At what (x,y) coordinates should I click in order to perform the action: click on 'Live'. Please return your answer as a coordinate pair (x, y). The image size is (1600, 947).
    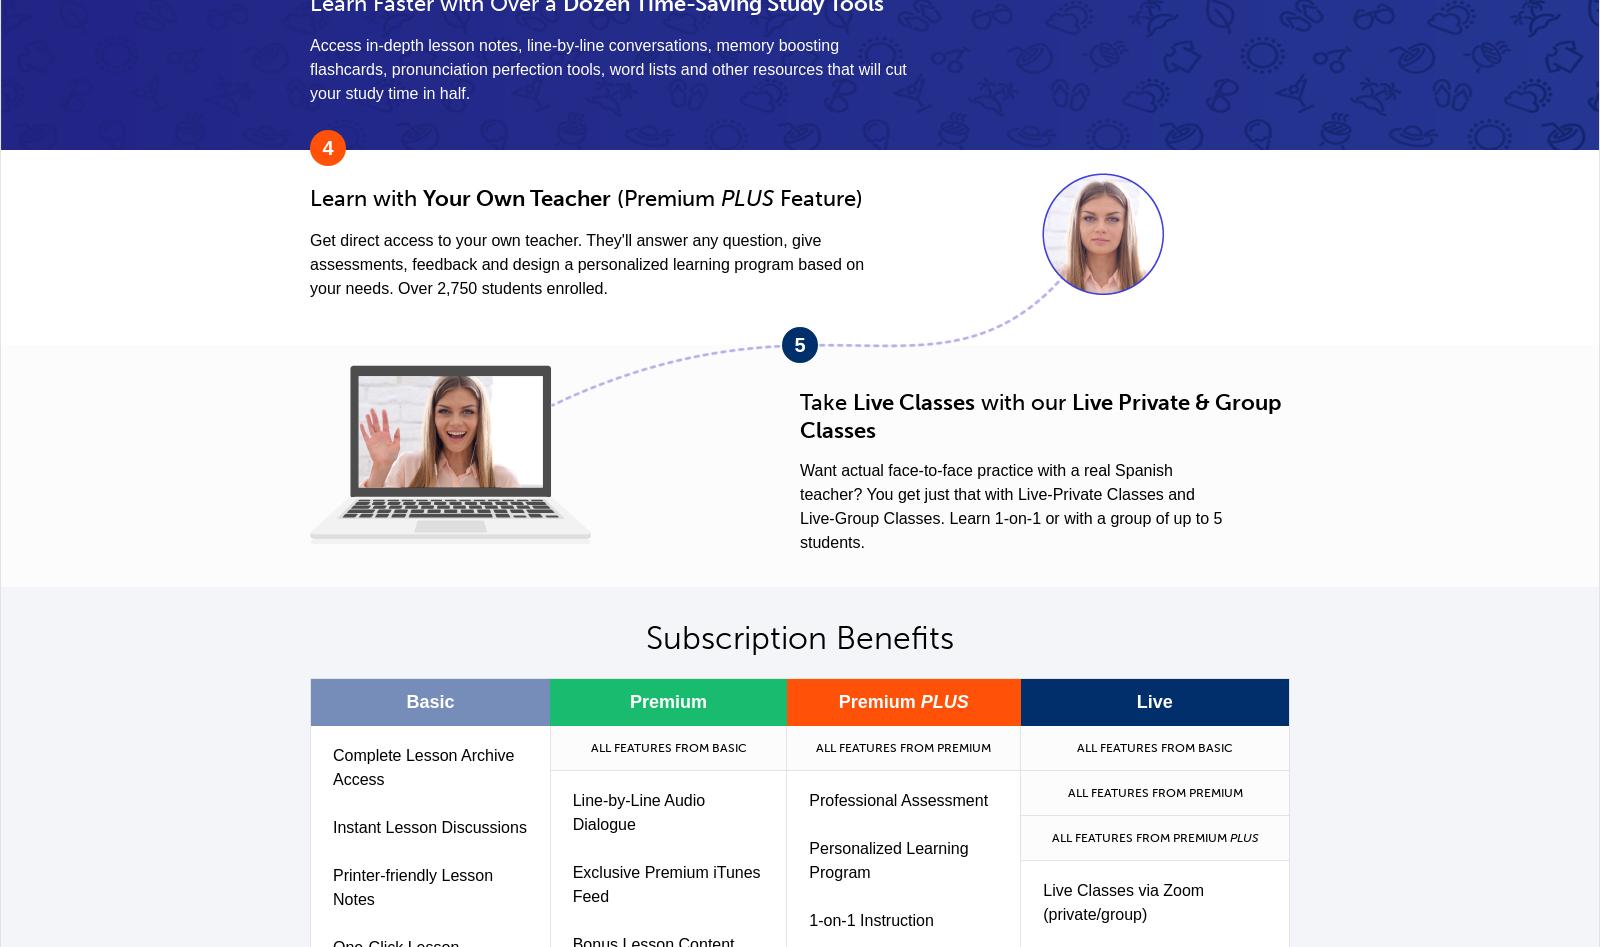
    Looking at the image, I should click on (1136, 701).